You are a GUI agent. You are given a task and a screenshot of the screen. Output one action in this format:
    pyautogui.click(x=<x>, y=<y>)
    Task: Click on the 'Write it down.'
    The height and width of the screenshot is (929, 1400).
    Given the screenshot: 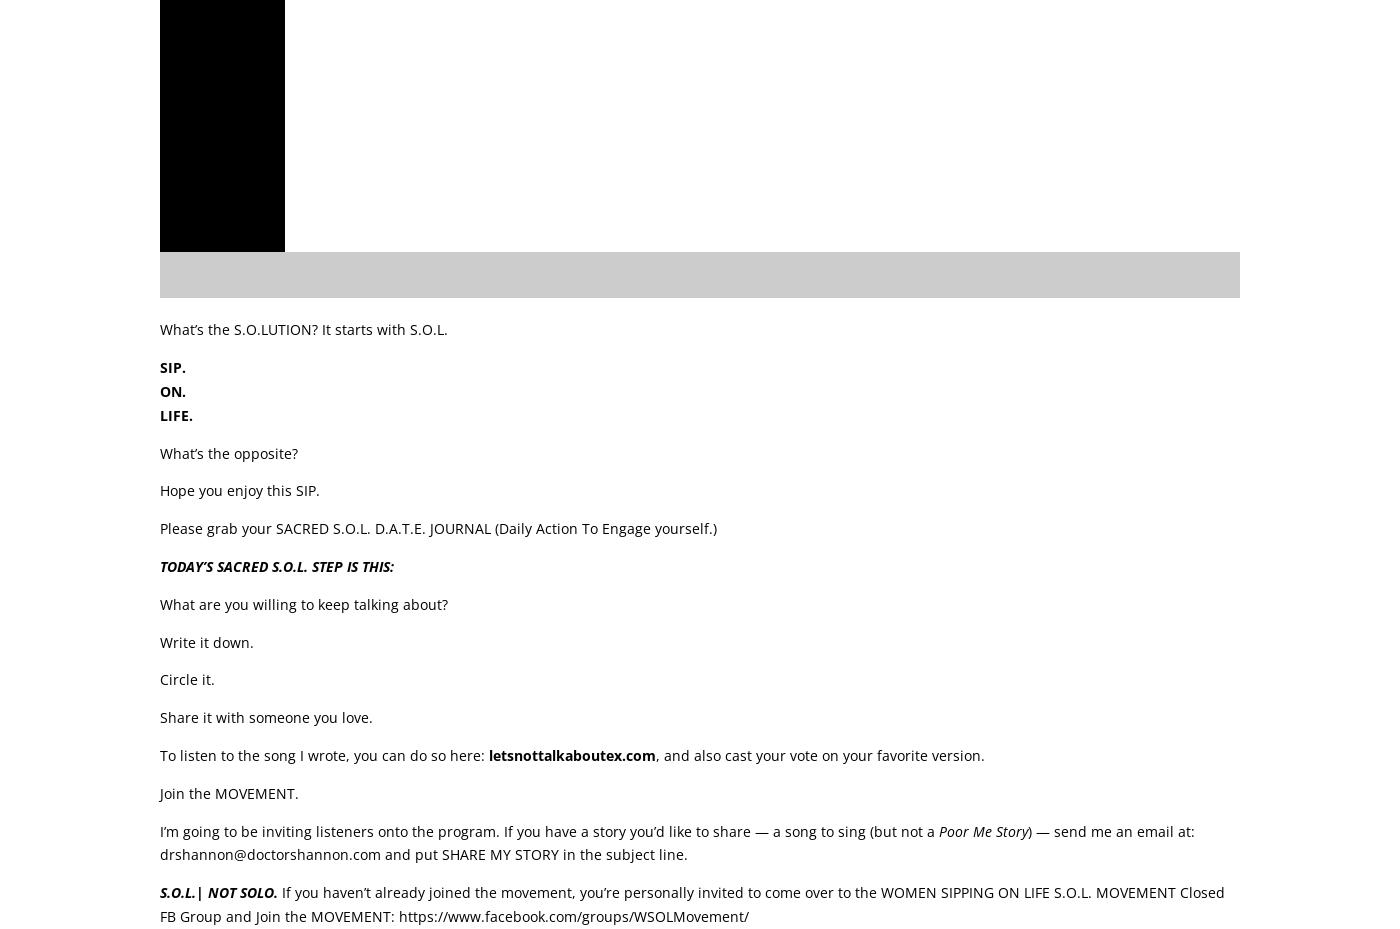 What is the action you would take?
    pyautogui.click(x=207, y=640)
    